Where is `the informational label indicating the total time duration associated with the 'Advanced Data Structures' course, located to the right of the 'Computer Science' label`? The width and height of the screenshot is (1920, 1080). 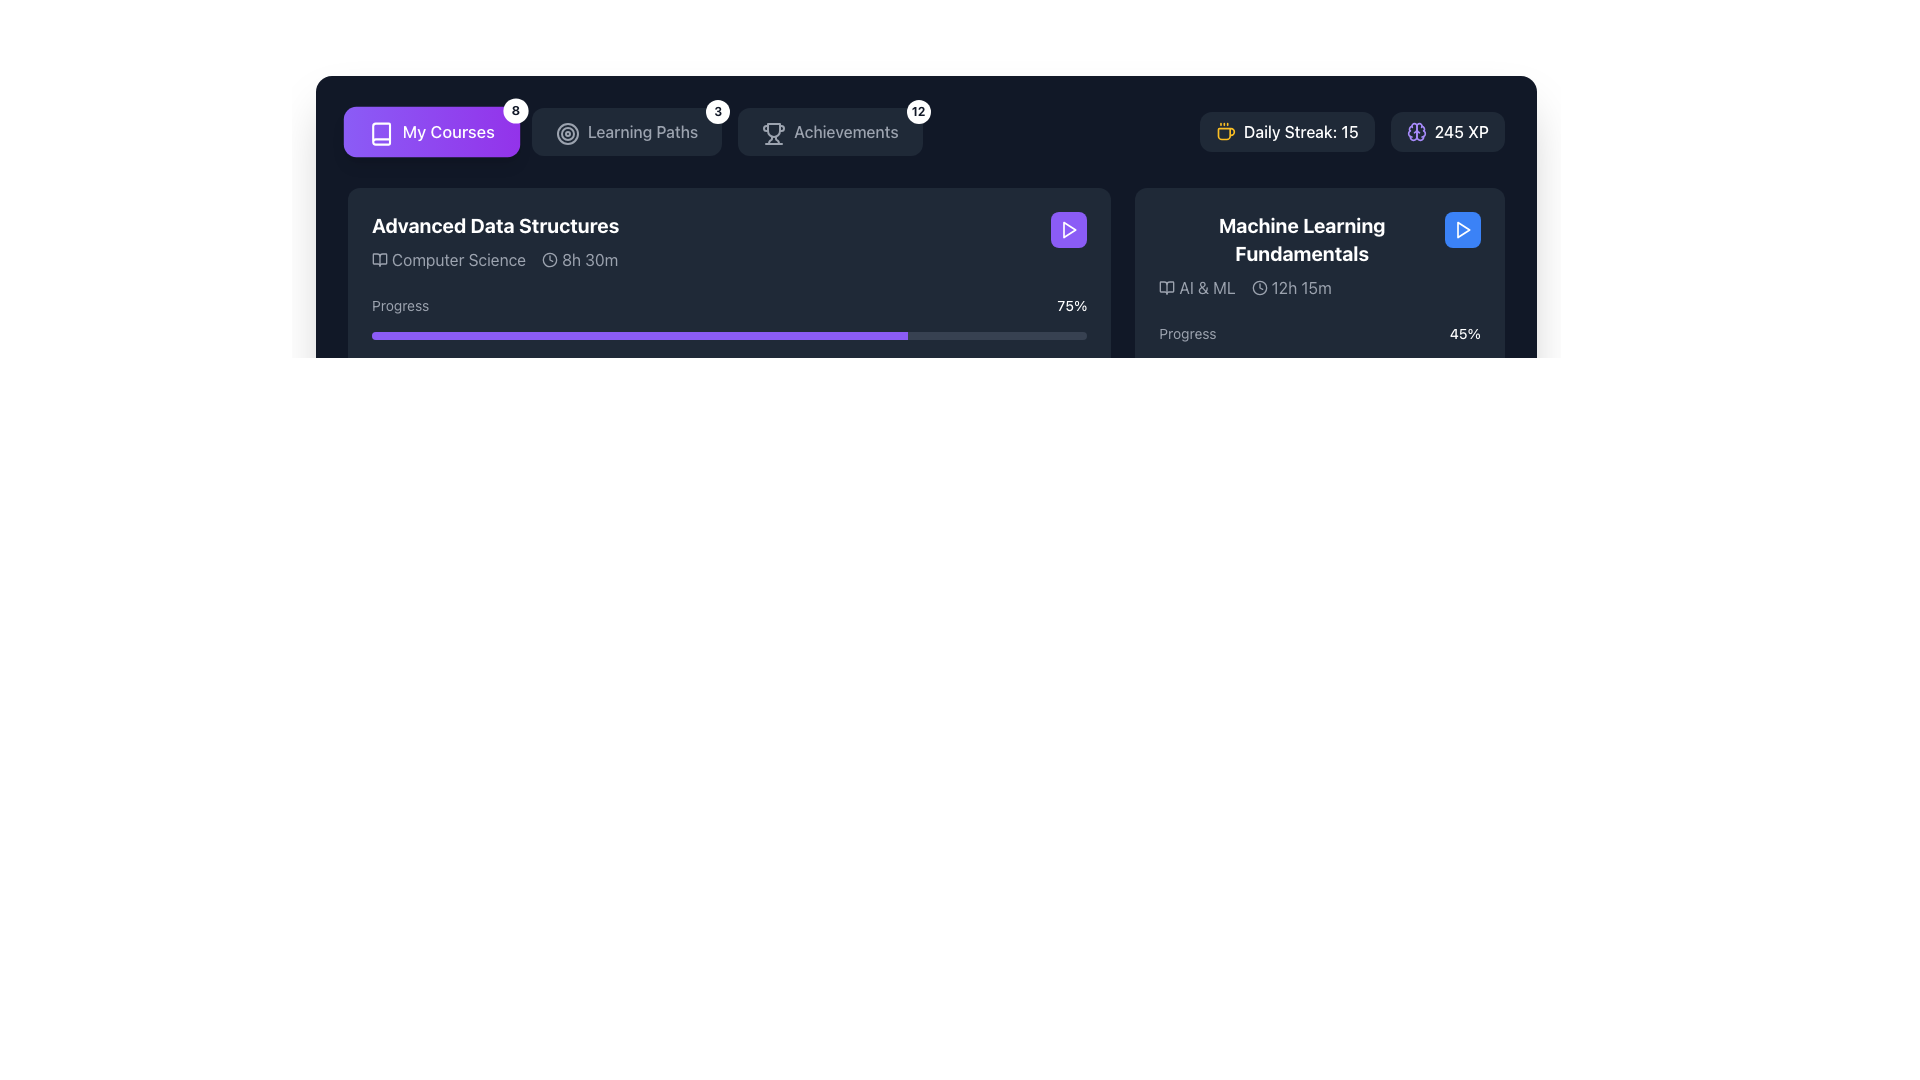
the informational label indicating the total time duration associated with the 'Advanced Data Structures' course, located to the right of the 'Computer Science' label is located at coordinates (579, 258).